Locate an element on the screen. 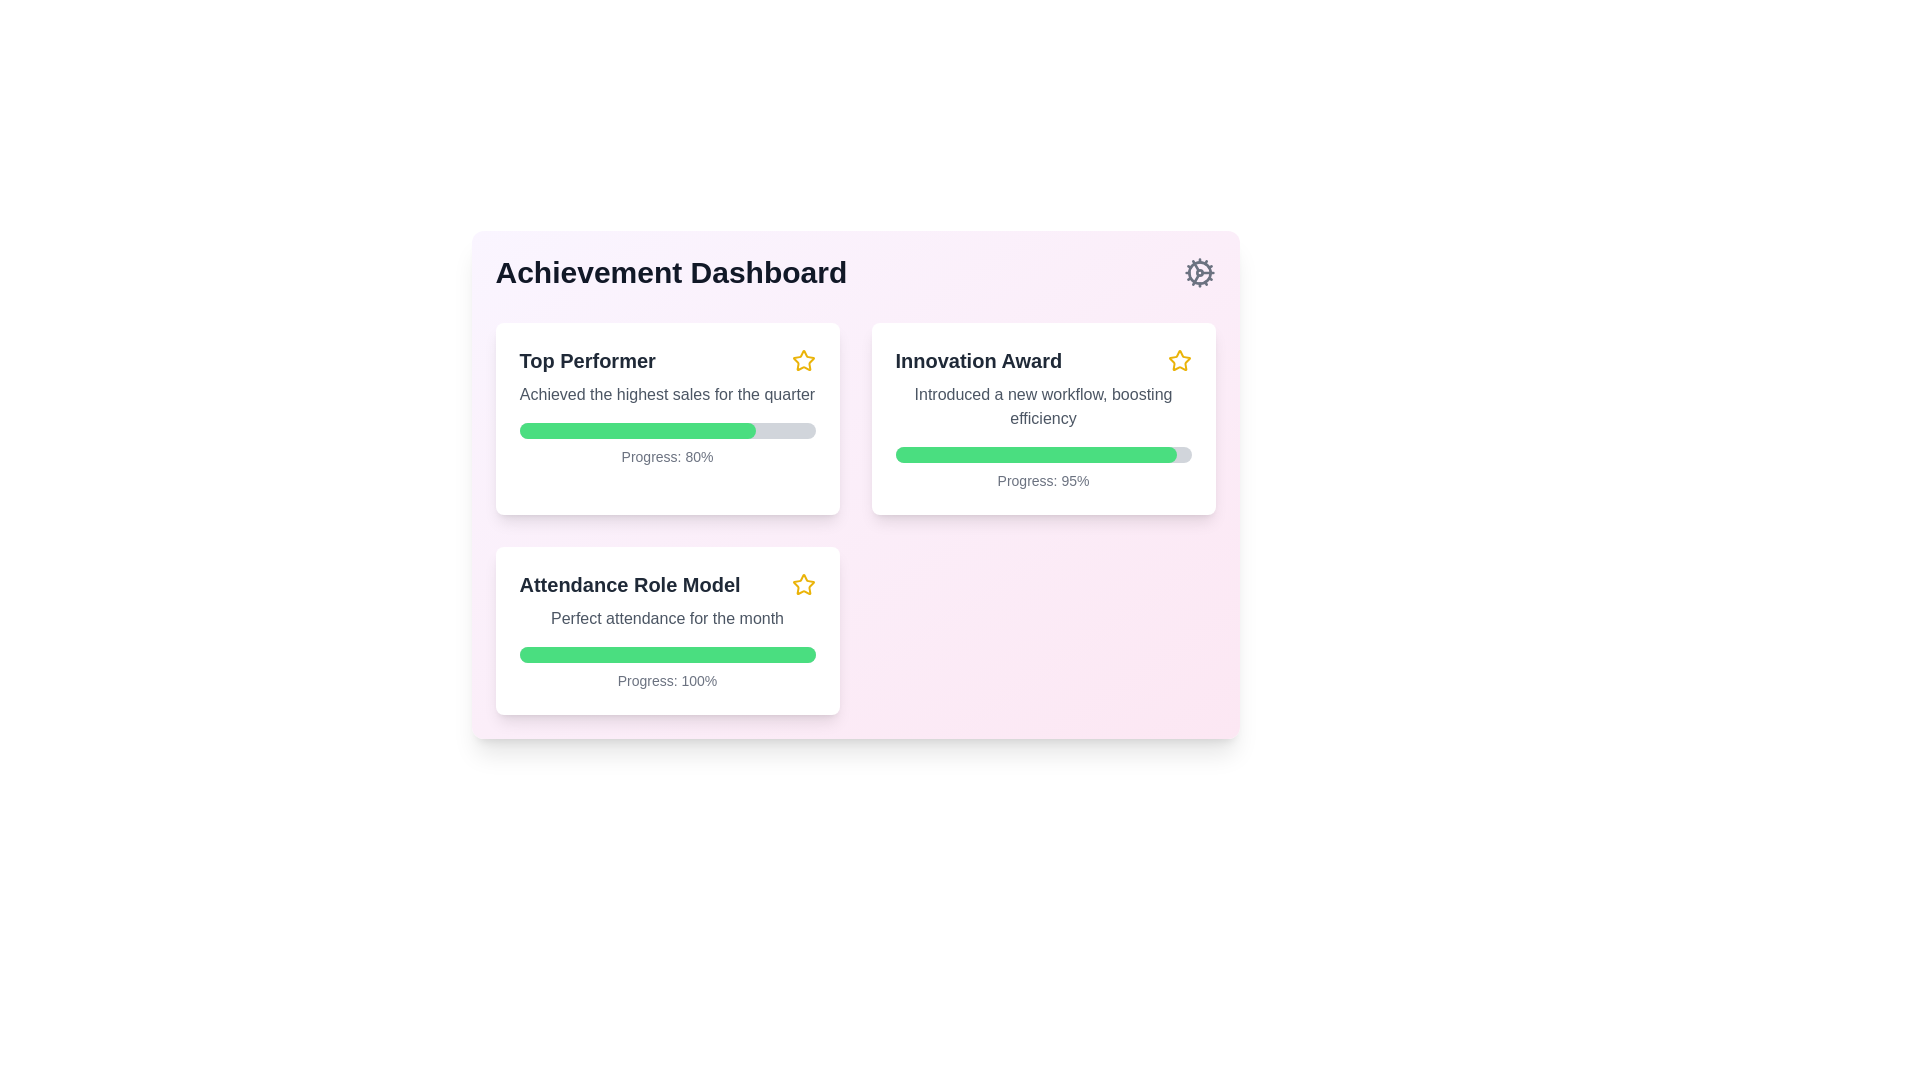  the 'Innovation Award' achievement card, which is the second card in the grid of top achievements located in the top-right corner is located at coordinates (1042, 418).